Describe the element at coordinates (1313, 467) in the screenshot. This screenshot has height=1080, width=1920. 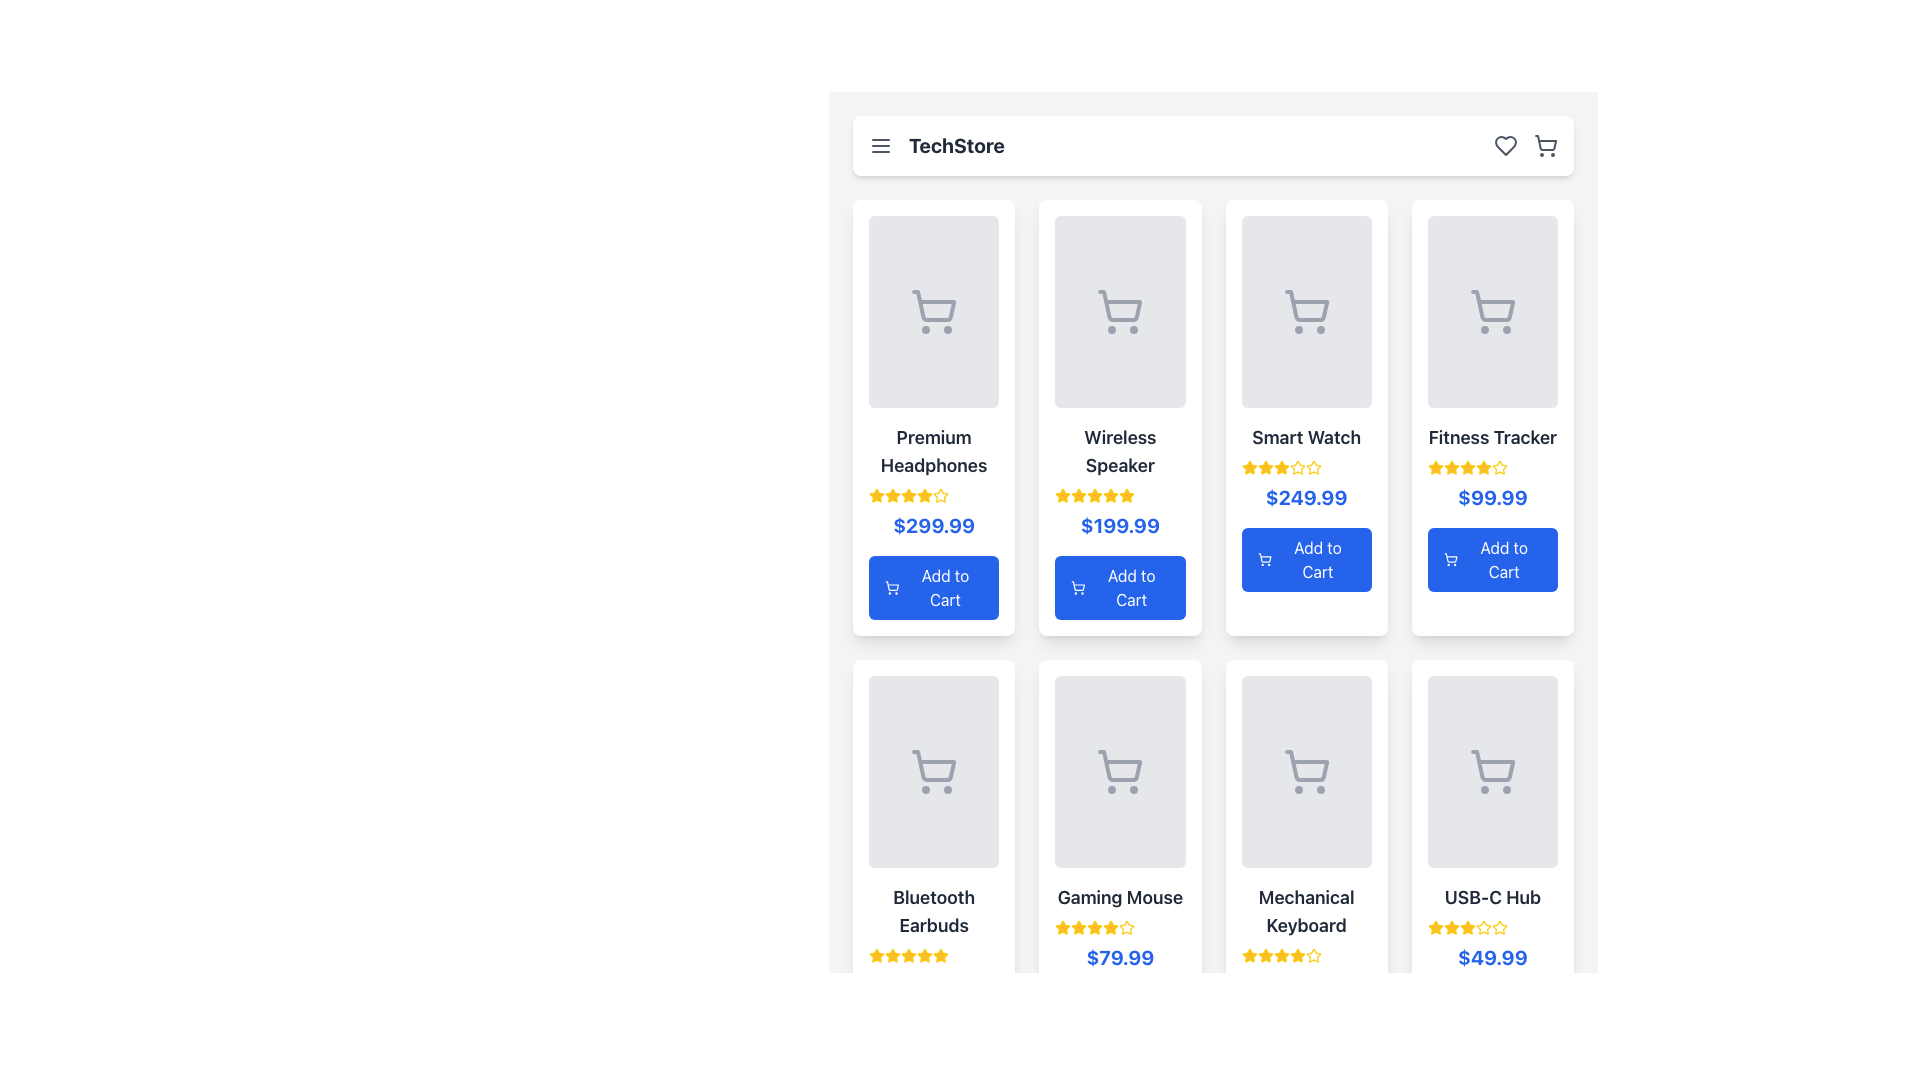
I see `the third star icon in the rating component for the product 'Smart Watch', which is a vibrant yellow star located in the second row, third column of the product grid` at that location.